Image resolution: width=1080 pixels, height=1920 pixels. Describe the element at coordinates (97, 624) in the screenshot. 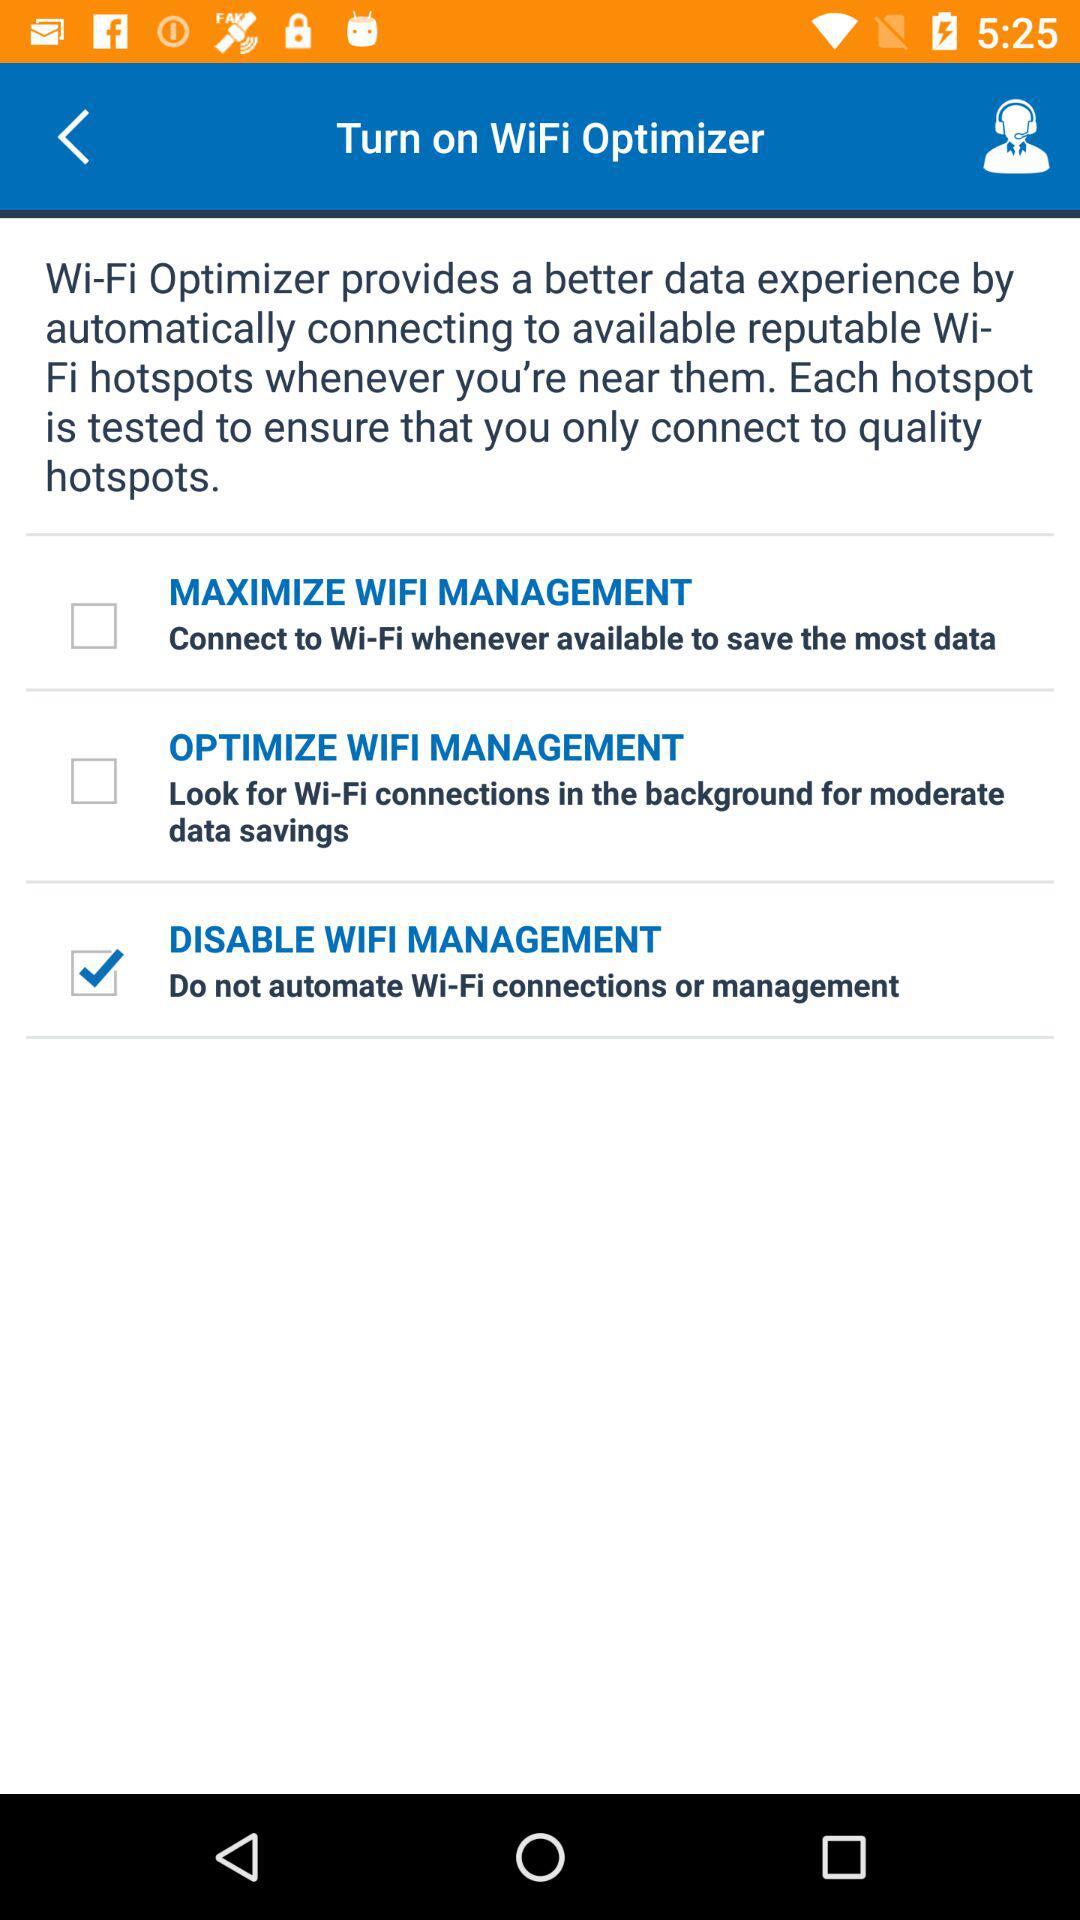

I see `the check box beside the text maximize wifi management` at that location.